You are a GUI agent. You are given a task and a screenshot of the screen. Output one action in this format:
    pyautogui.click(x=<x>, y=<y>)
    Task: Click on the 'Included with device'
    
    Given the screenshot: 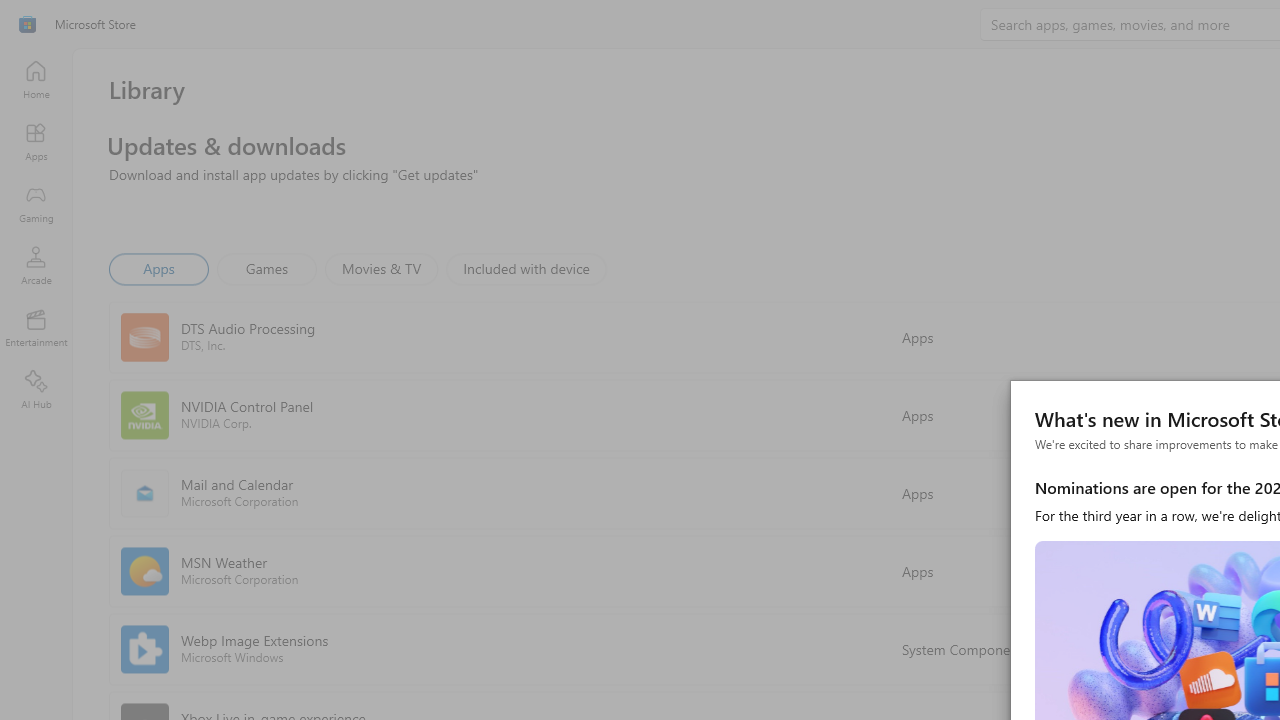 What is the action you would take?
    pyautogui.click(x=525, y=267)
    